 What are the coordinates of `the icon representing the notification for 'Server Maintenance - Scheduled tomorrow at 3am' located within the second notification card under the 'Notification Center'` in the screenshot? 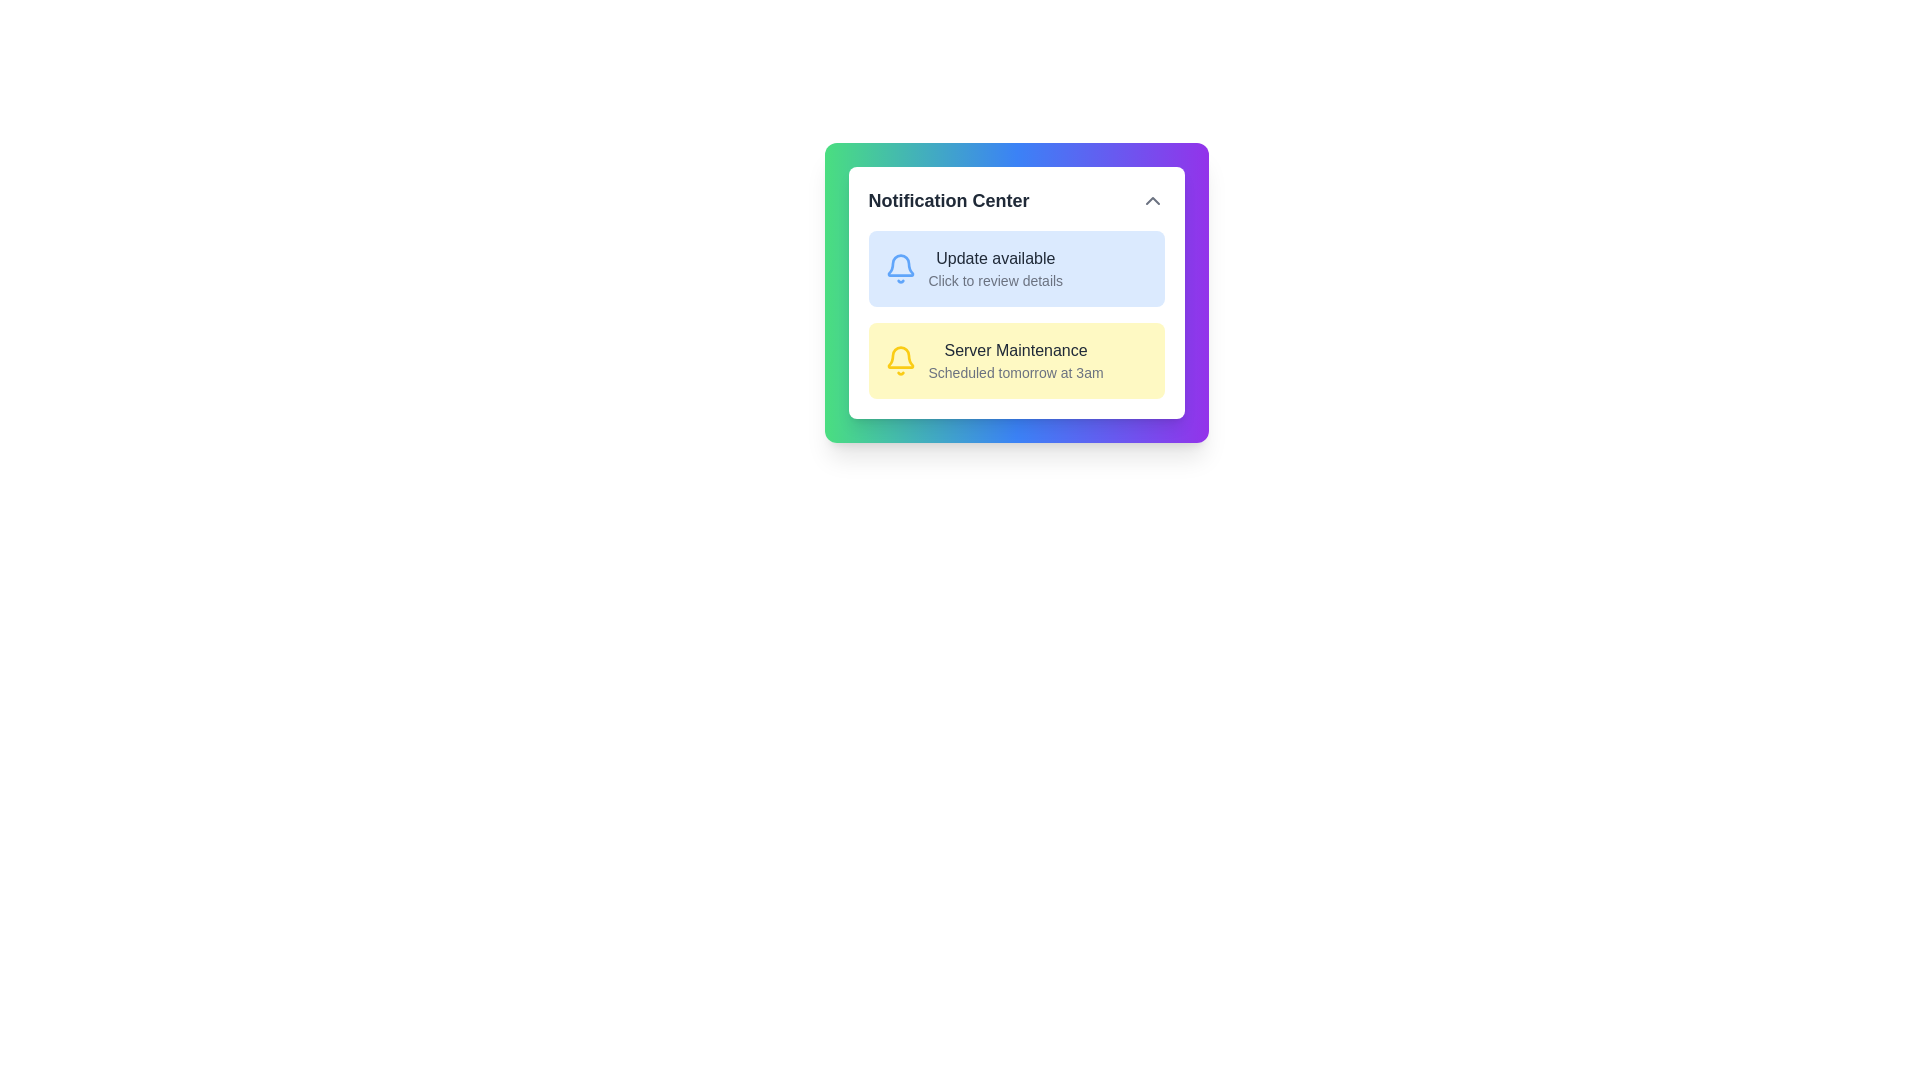 It's located at (899, 361).